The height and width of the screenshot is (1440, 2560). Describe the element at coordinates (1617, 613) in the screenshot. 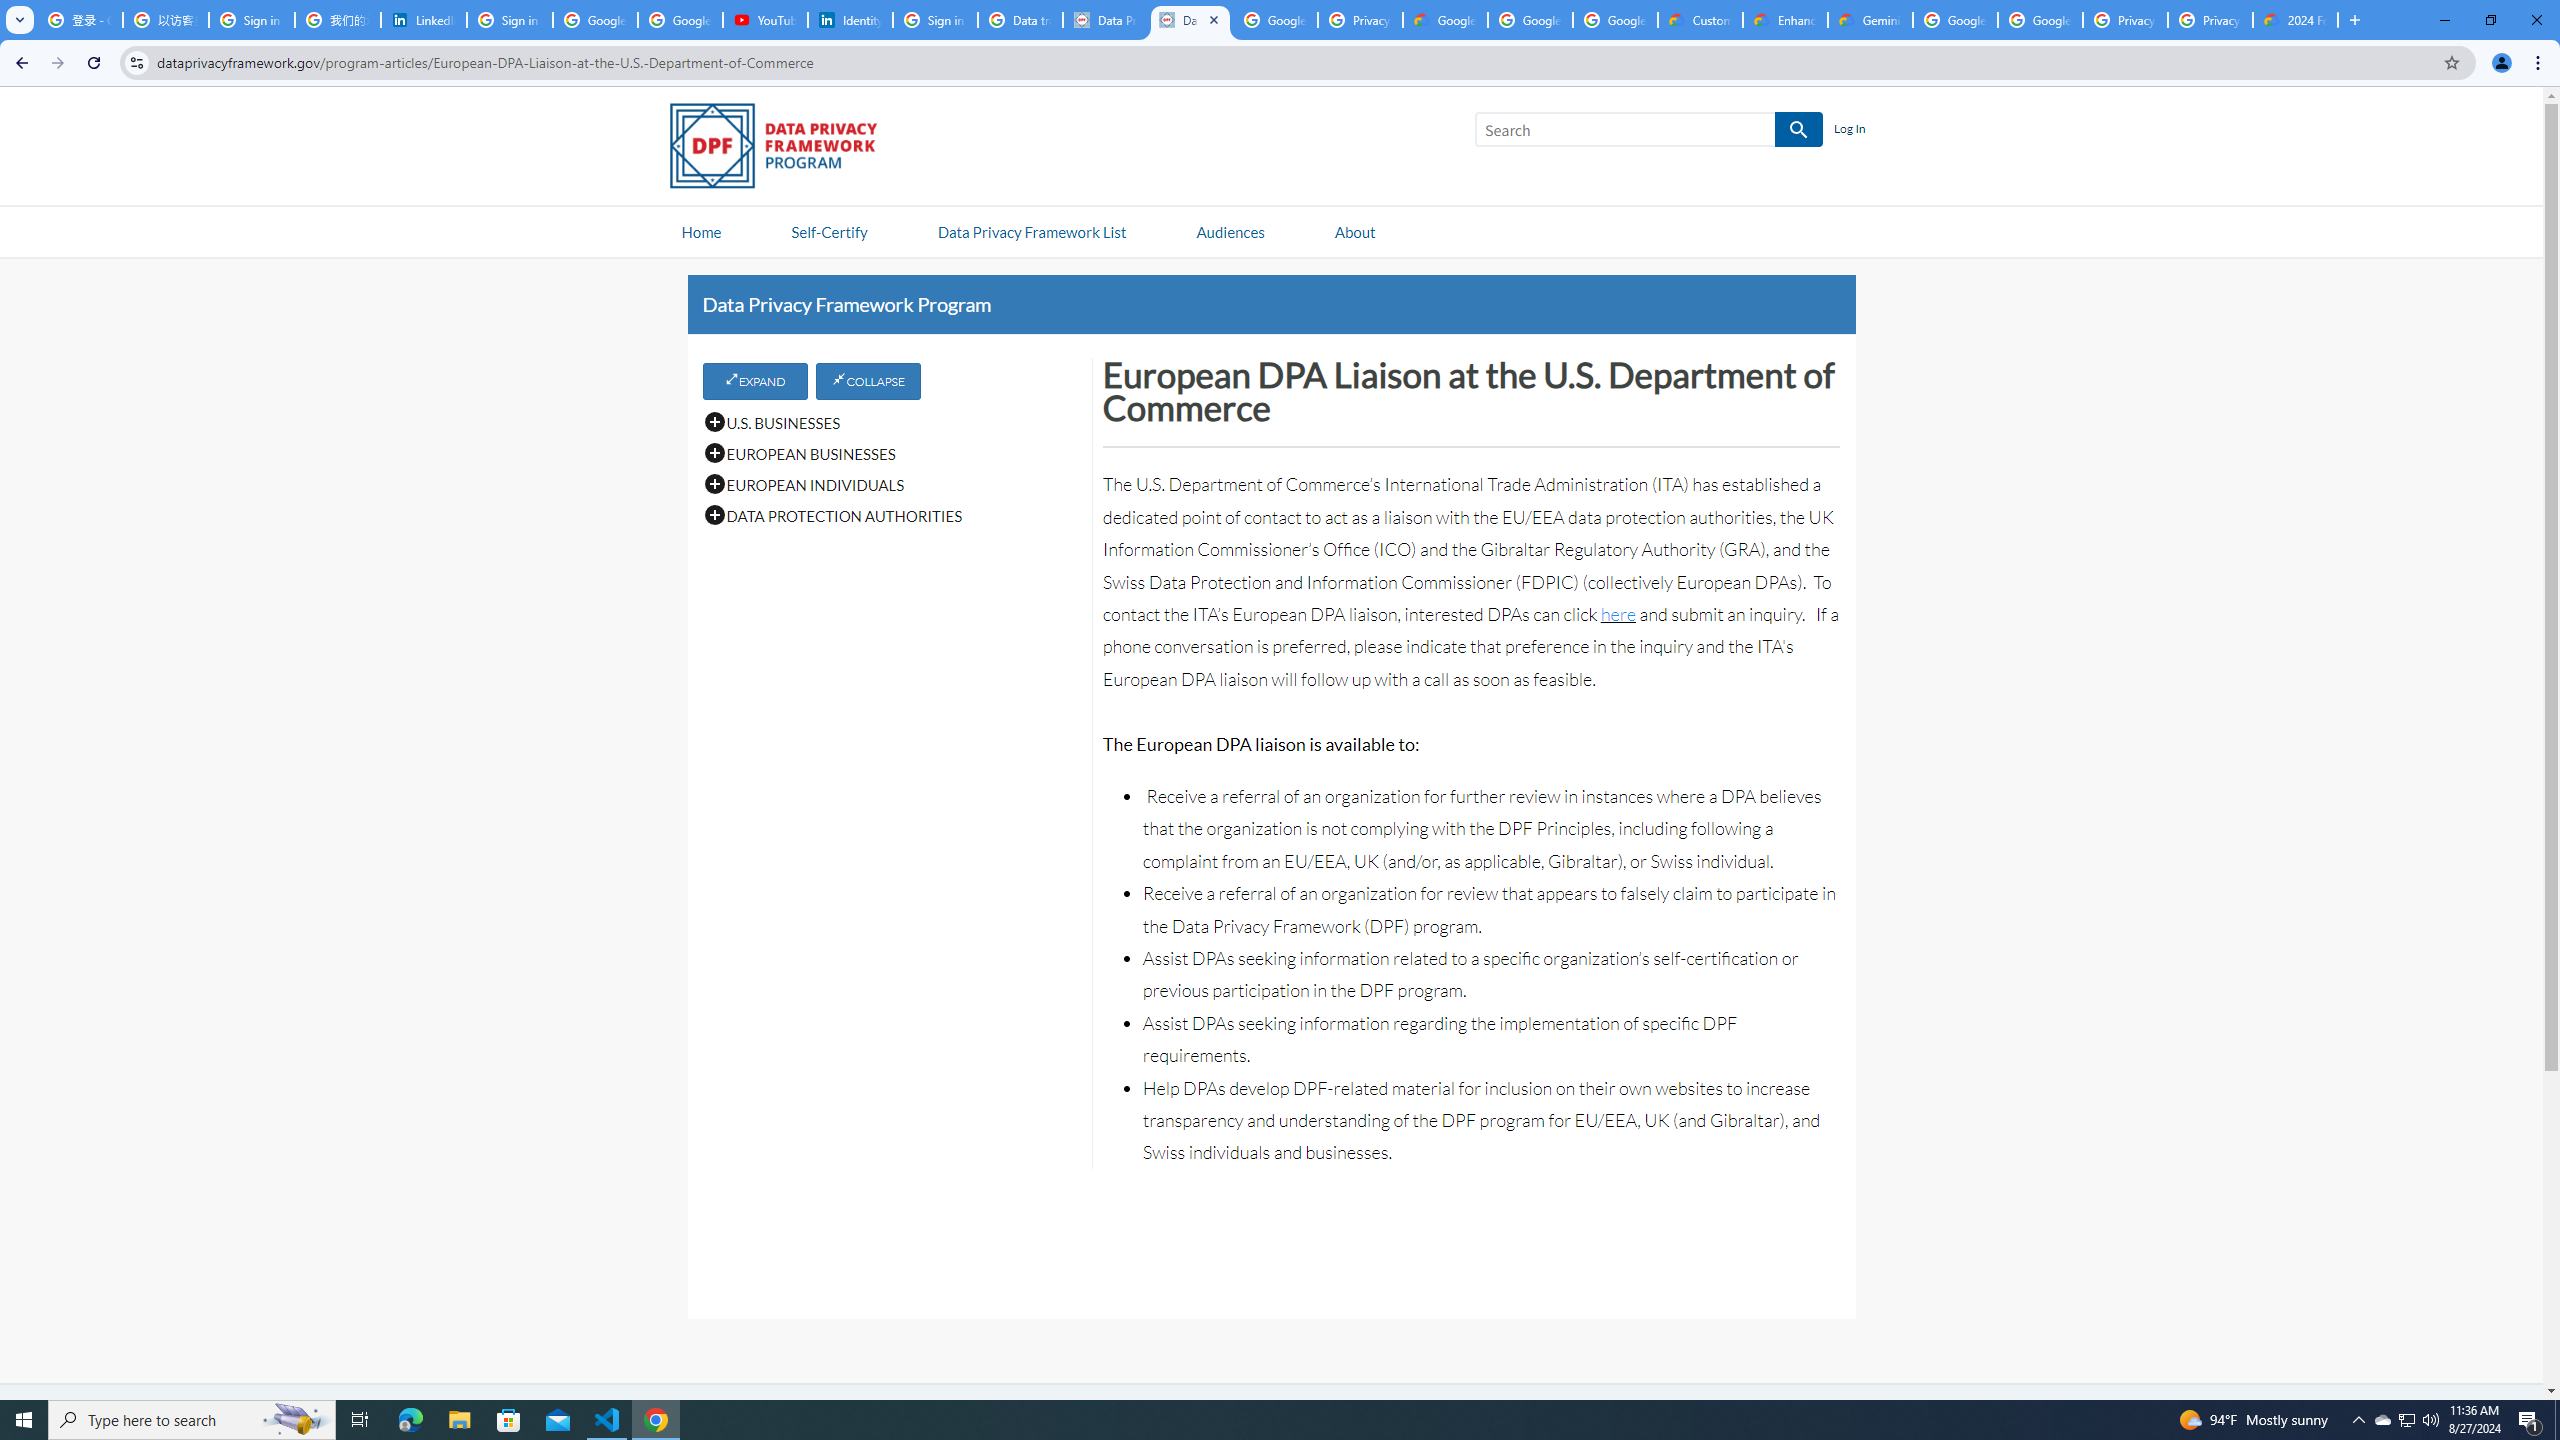

I see `'here'` at that location.